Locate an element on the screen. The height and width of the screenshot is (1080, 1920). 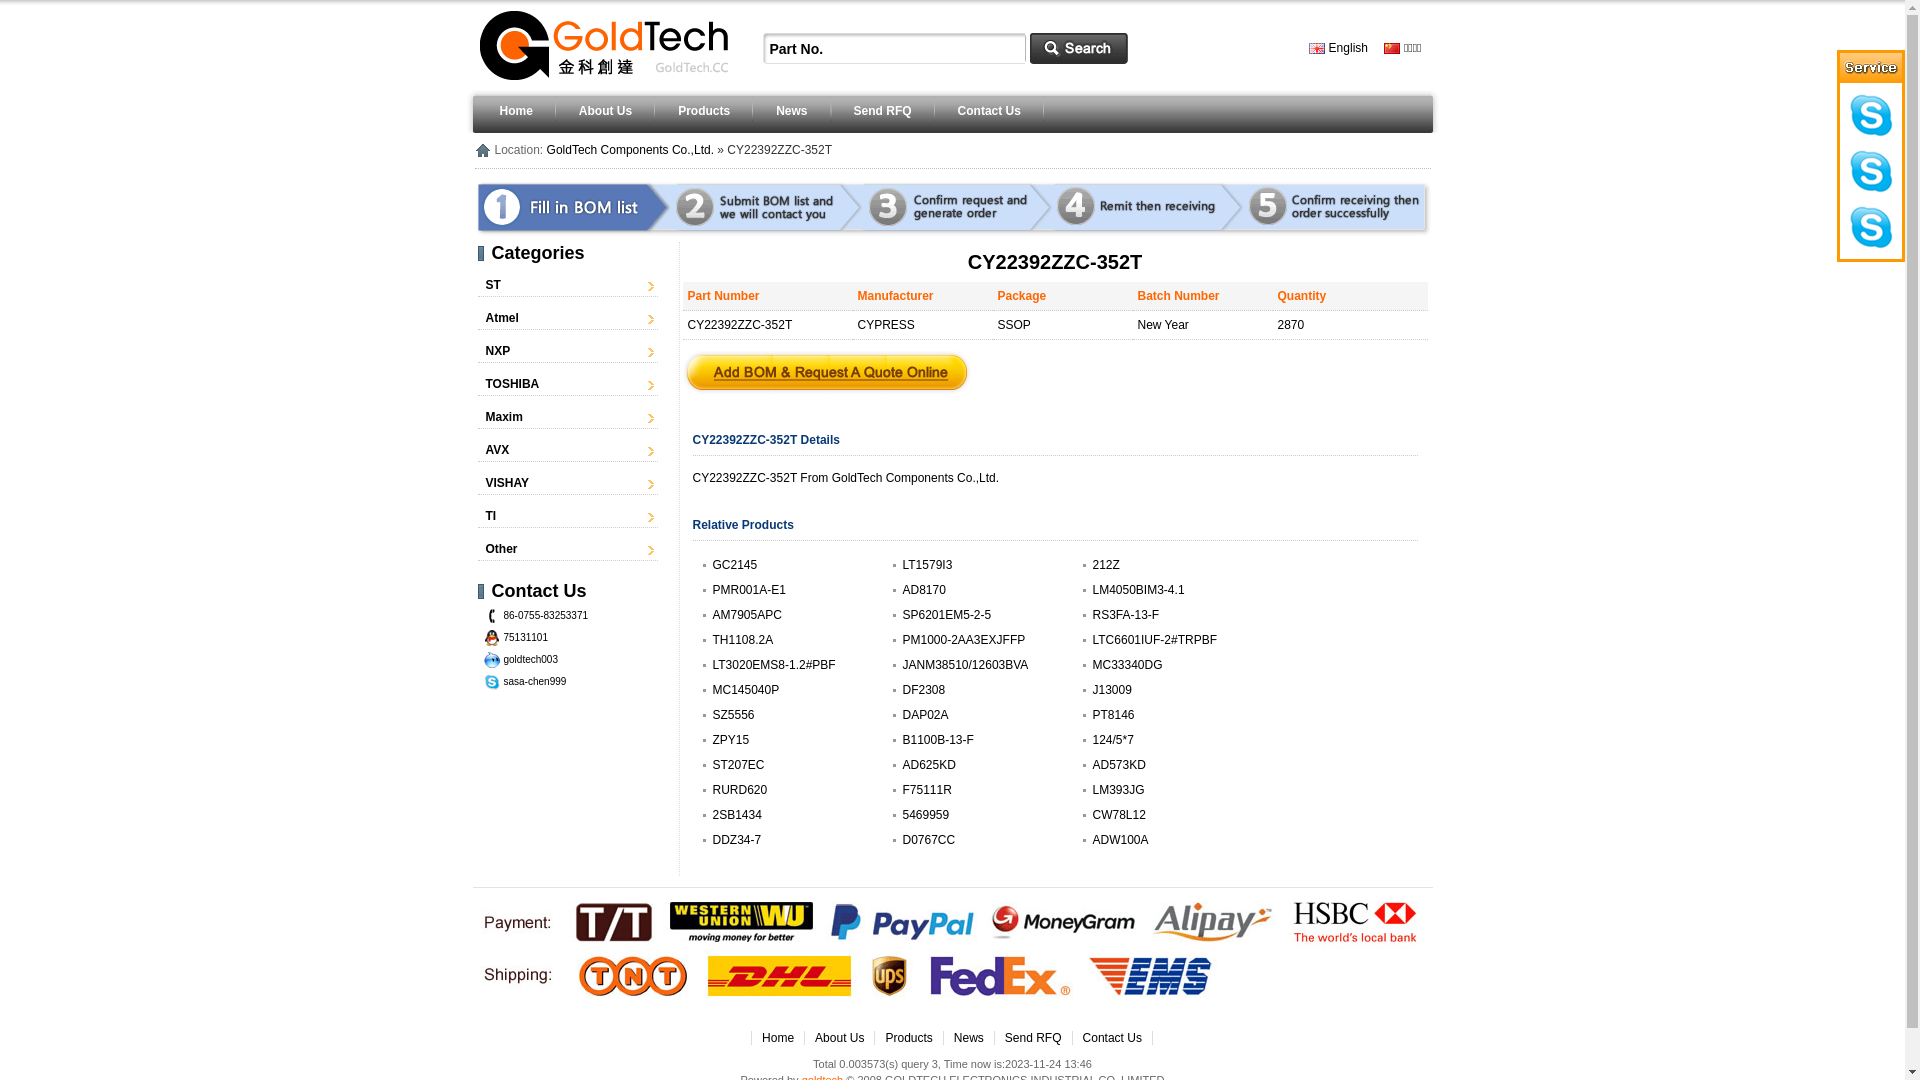
'VISHAY' is located at coordinates (508, 482).